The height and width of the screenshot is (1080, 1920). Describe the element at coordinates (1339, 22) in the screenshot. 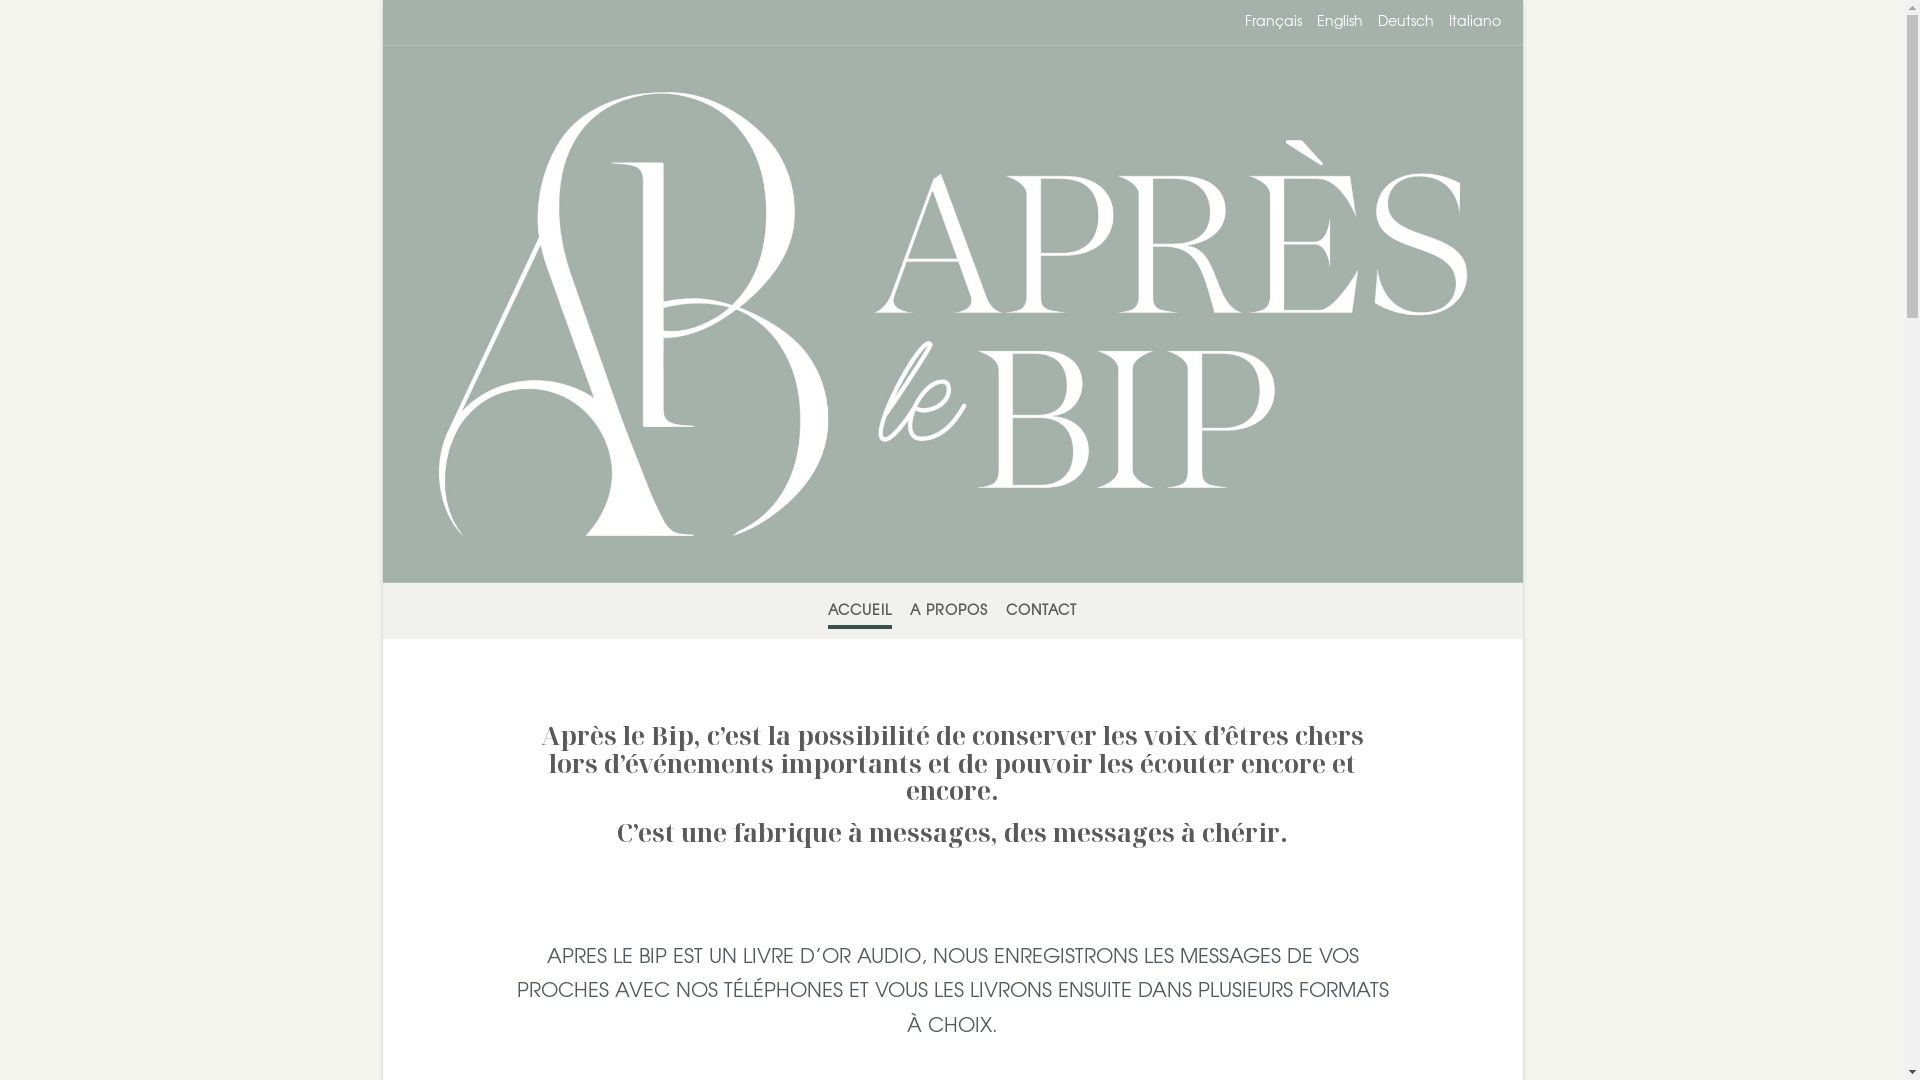

I see `'English'` at that location.